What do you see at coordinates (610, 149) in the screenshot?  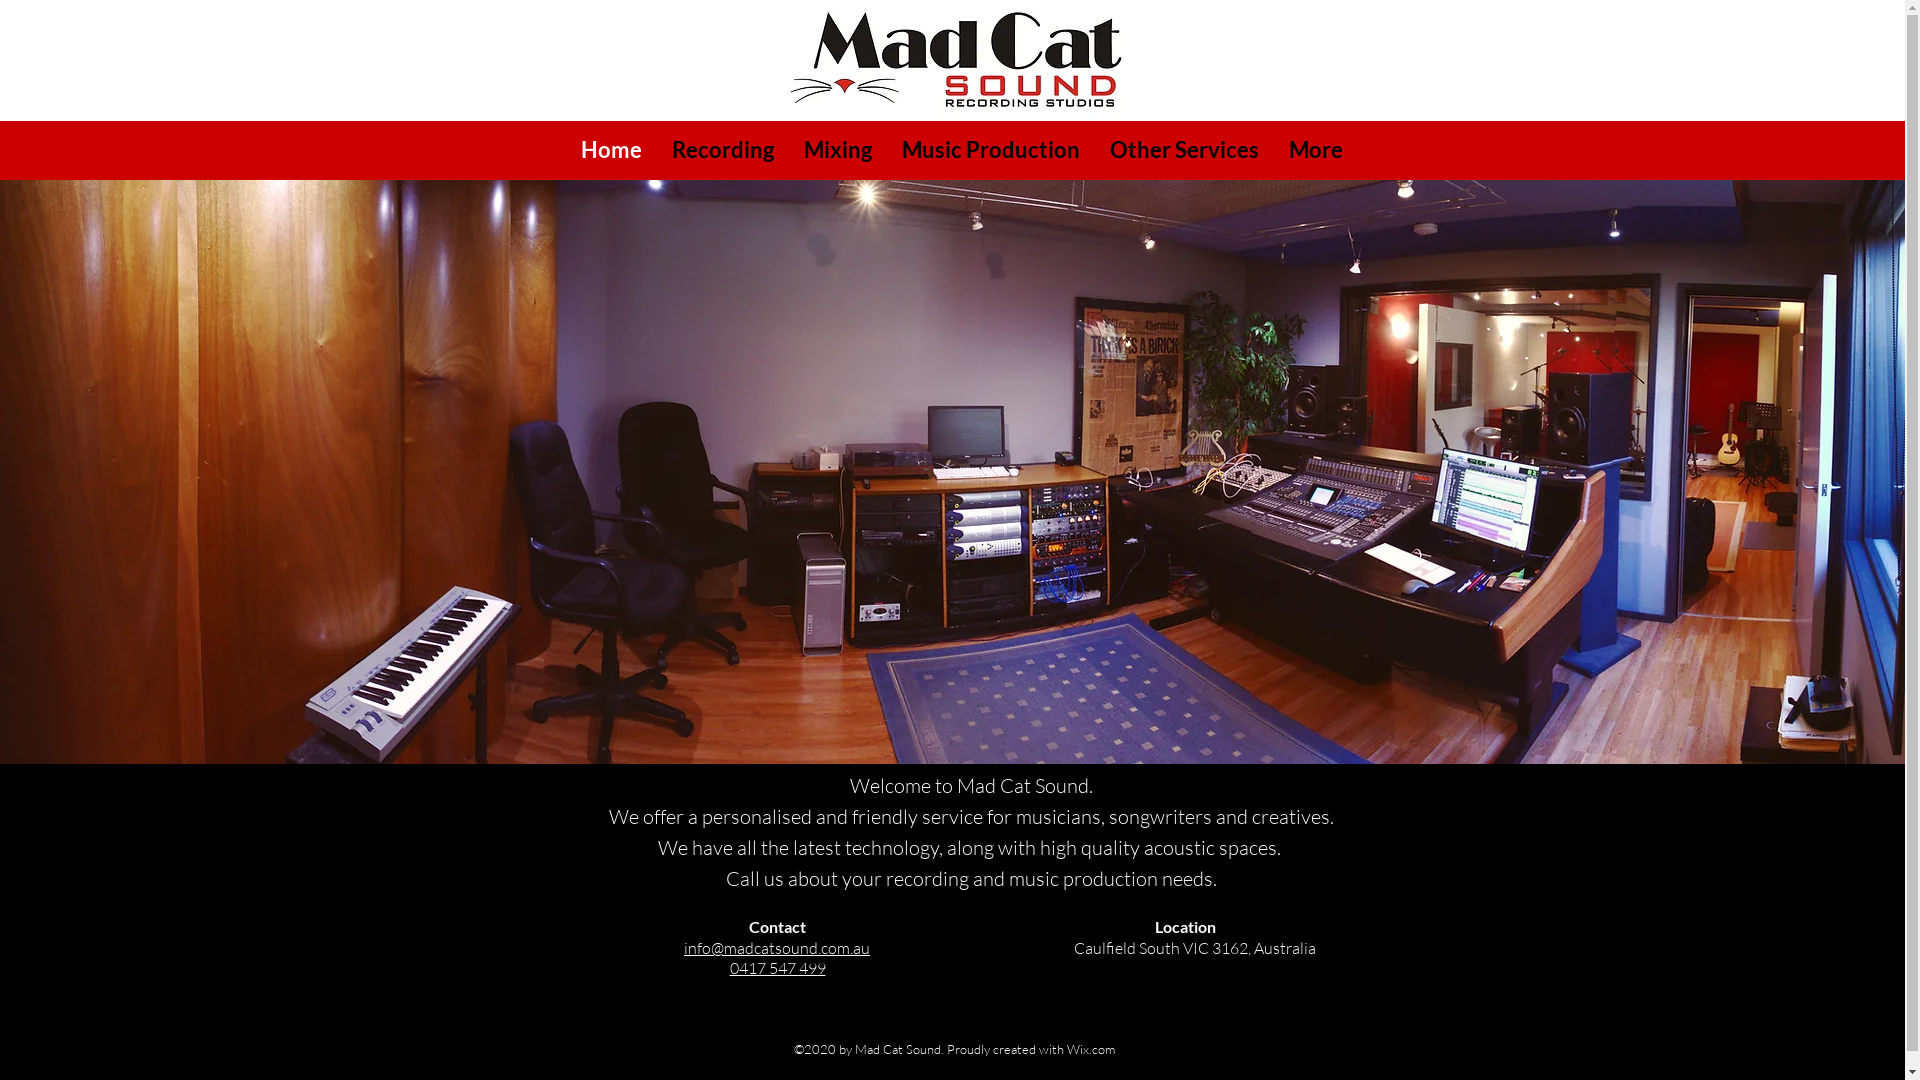 I see `'Home'` at bounding box center [610, 149].